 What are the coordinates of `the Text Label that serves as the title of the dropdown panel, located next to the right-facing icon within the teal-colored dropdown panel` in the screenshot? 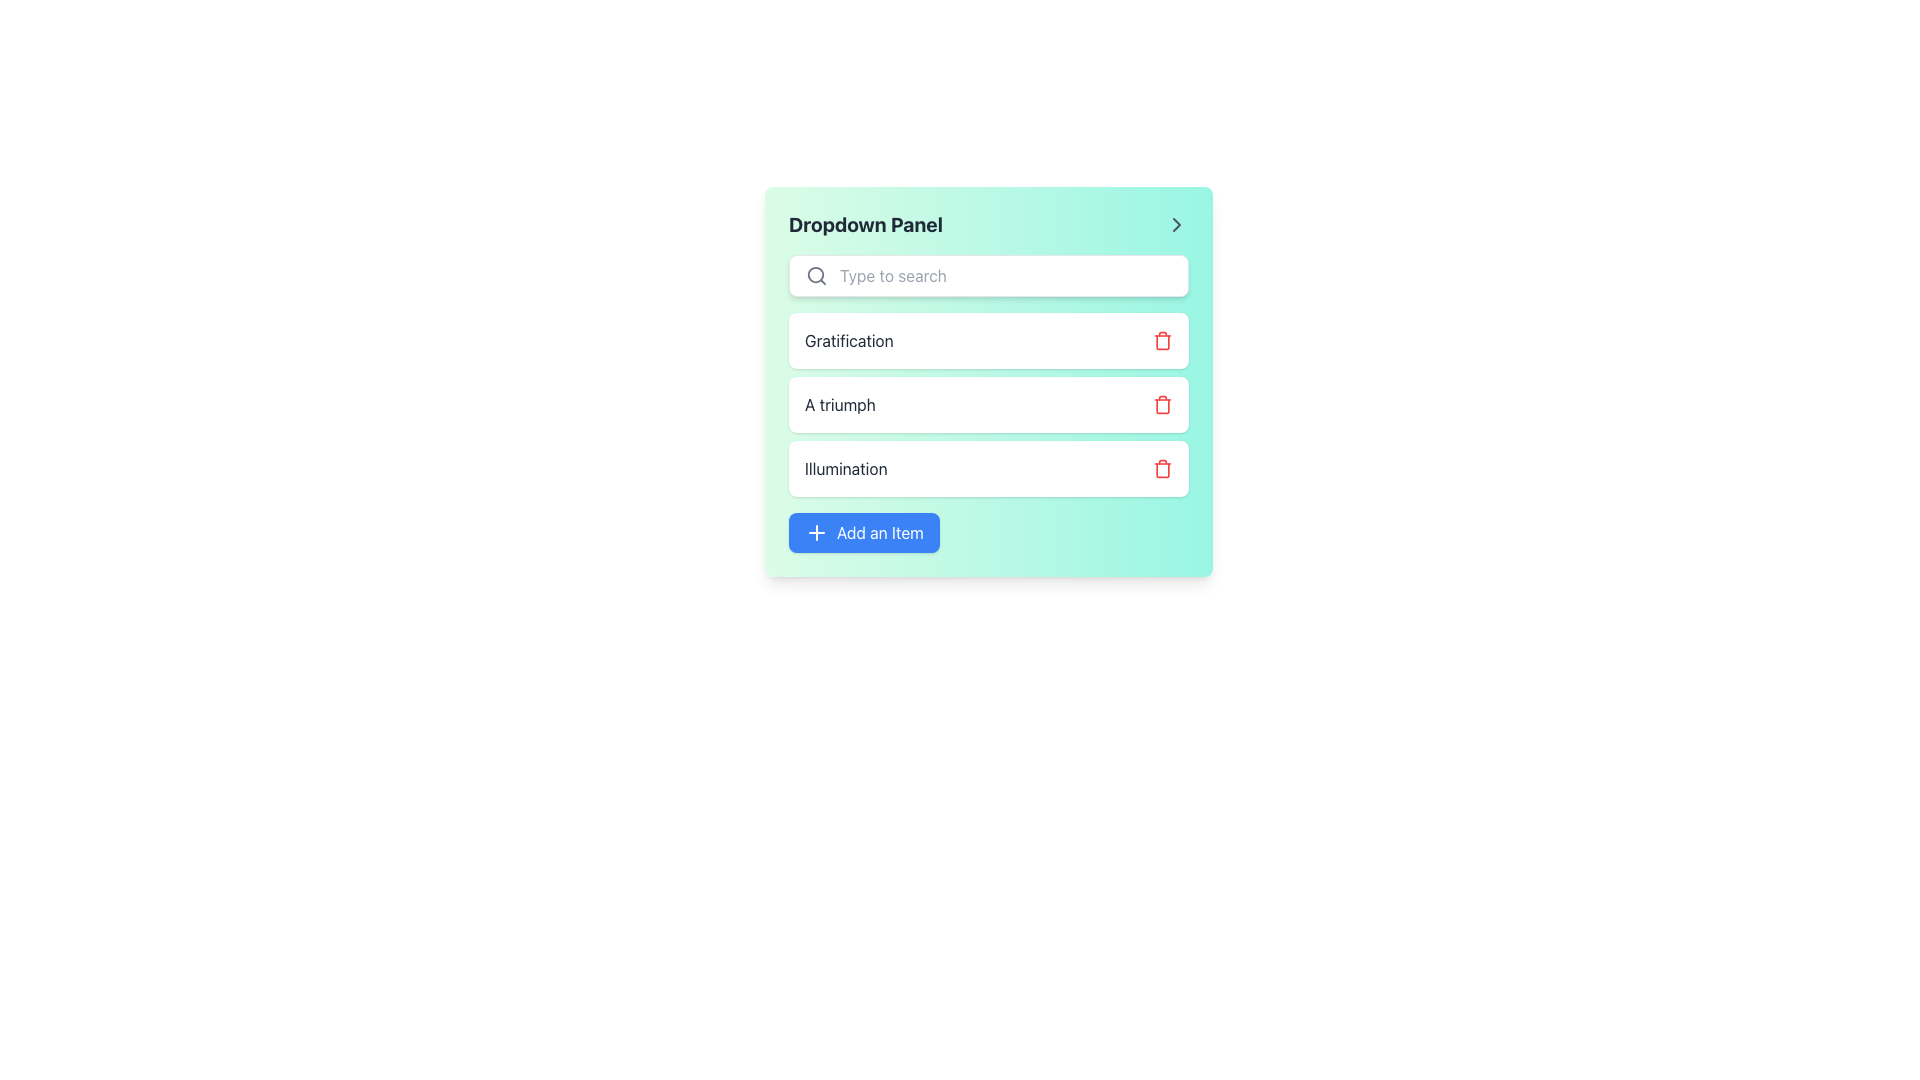 It's located at (865, 224).